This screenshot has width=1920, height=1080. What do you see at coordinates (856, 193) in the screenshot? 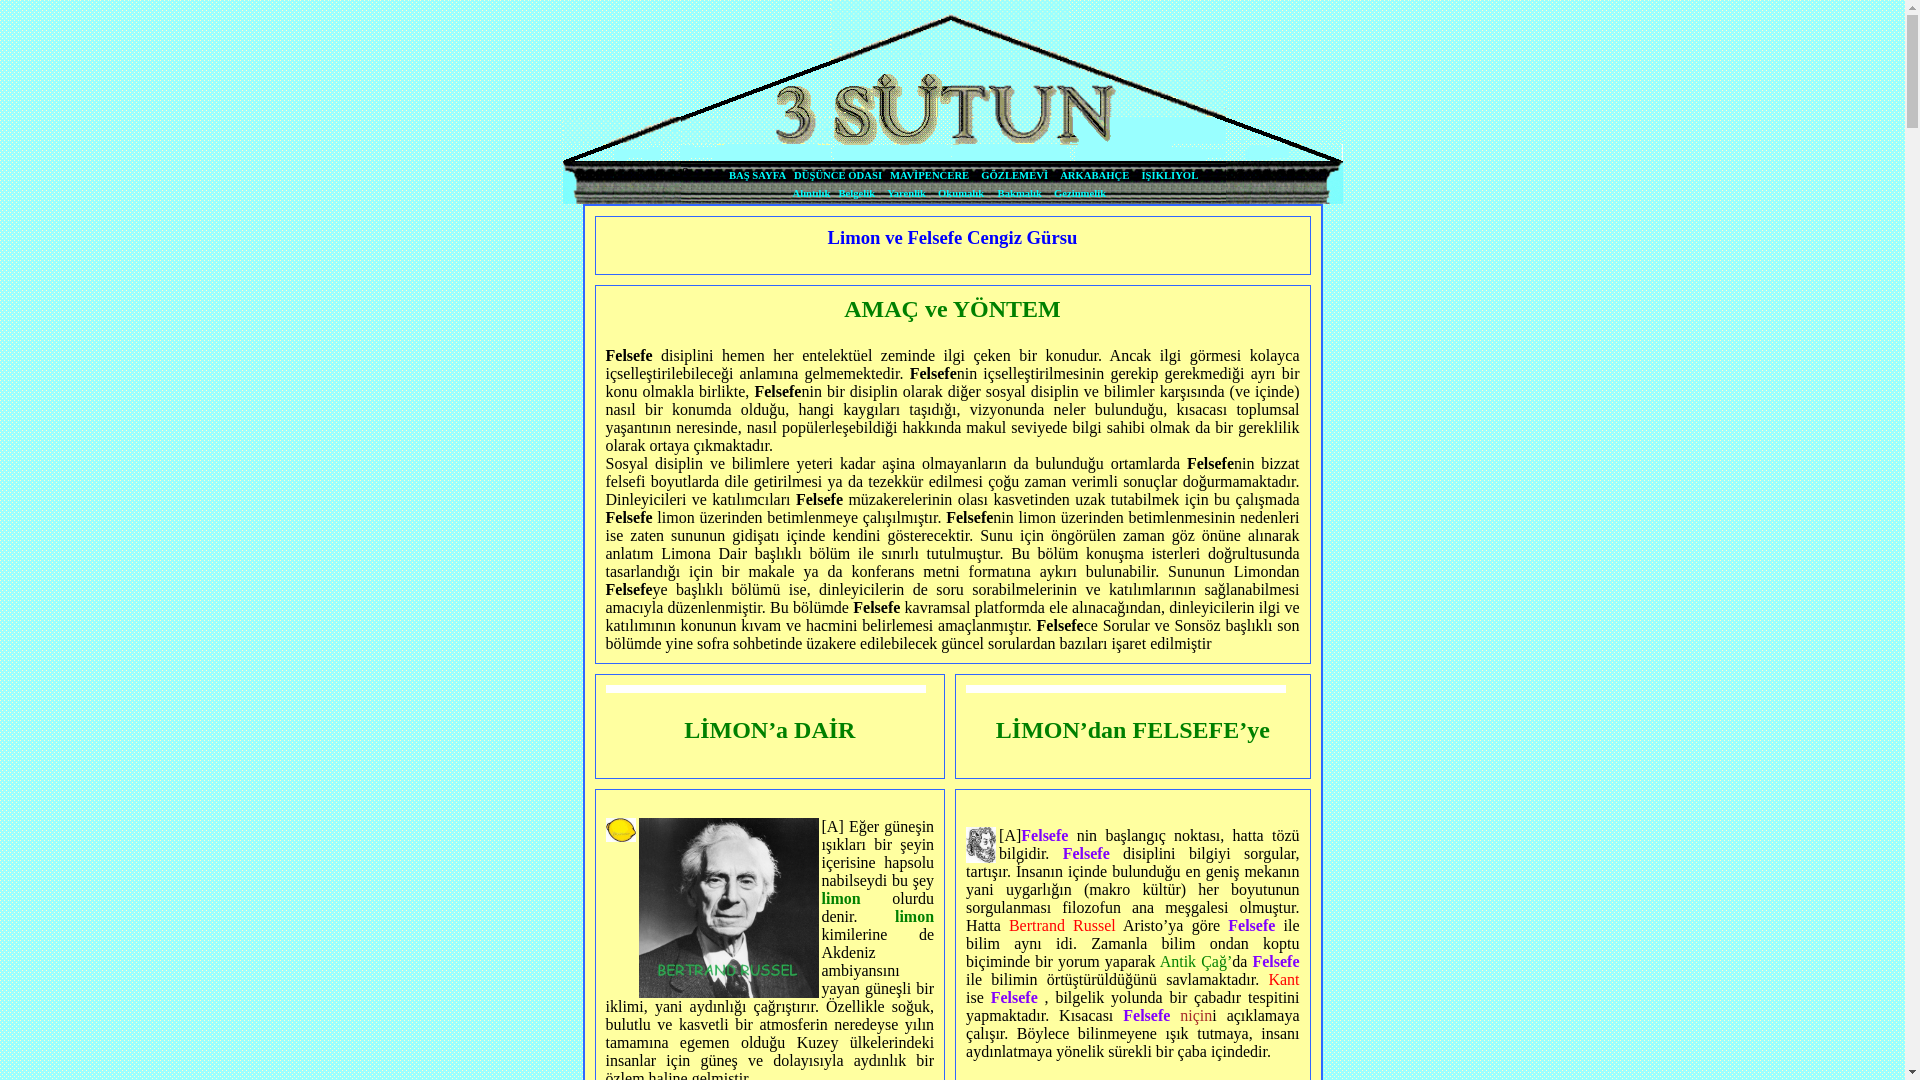
I see `'Belgelik'` at bounding box center [856, 193].